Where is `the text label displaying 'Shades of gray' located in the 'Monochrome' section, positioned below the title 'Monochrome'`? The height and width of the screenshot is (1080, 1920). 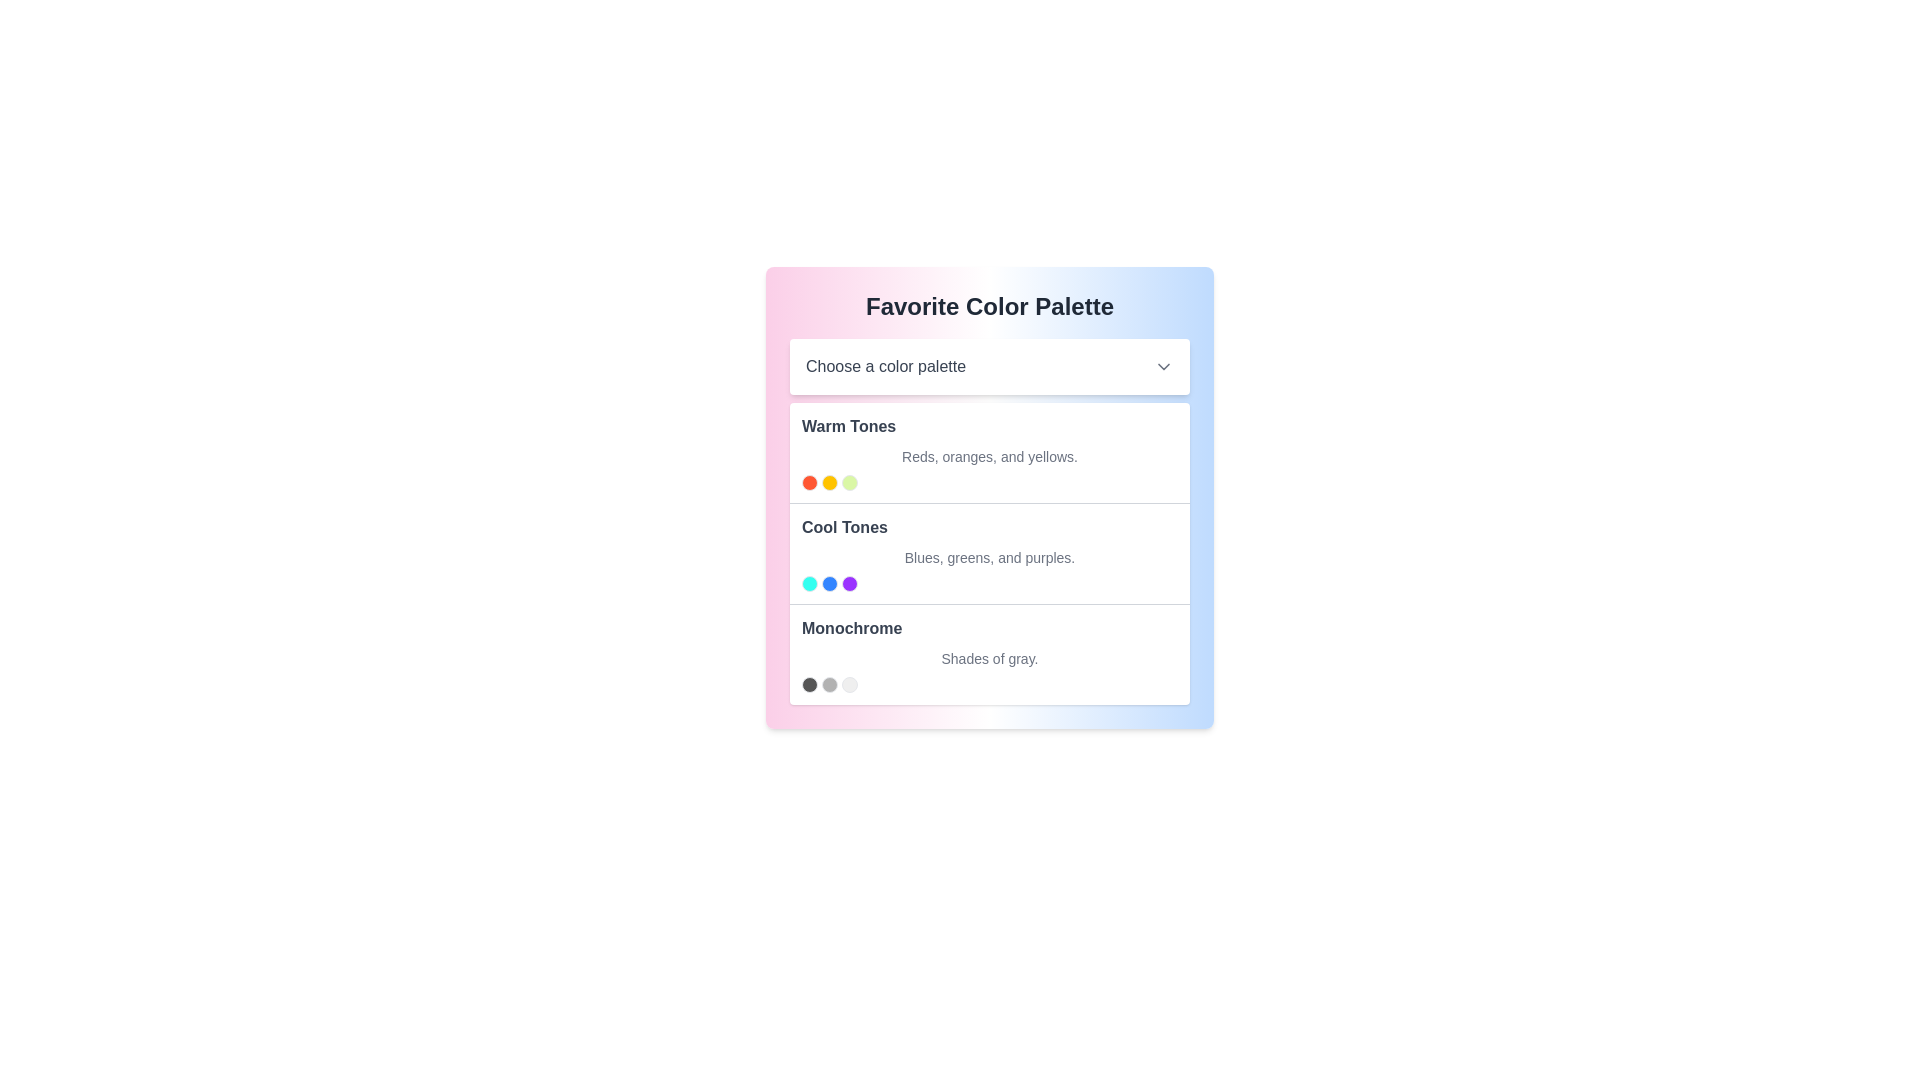 the text label displaying 'Shades of gray' located in the 'Monochrome' section, positioned below the title 'Monochrome' is located at coordinates (989, 659).